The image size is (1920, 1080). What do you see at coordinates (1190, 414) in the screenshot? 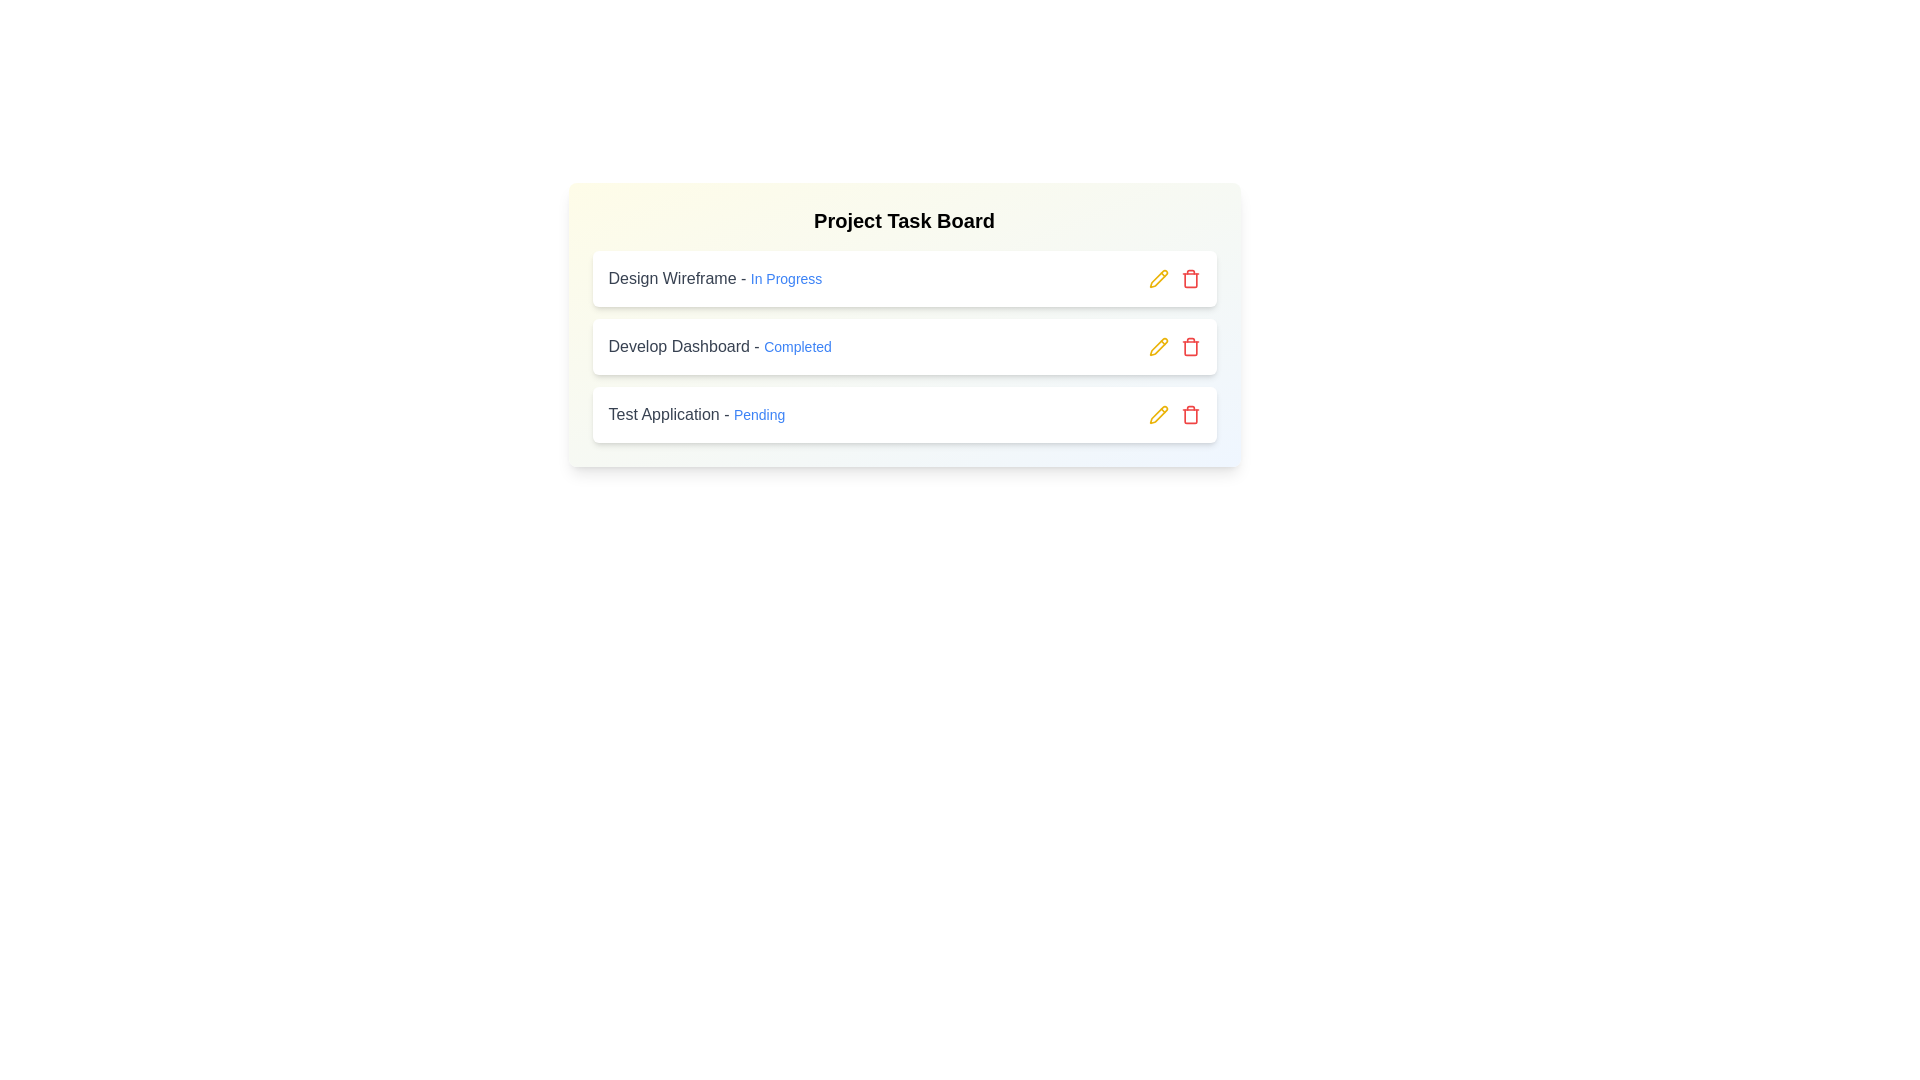
I see `the trash icon to delete the task Test Application` at bounding box center [1190, 414].